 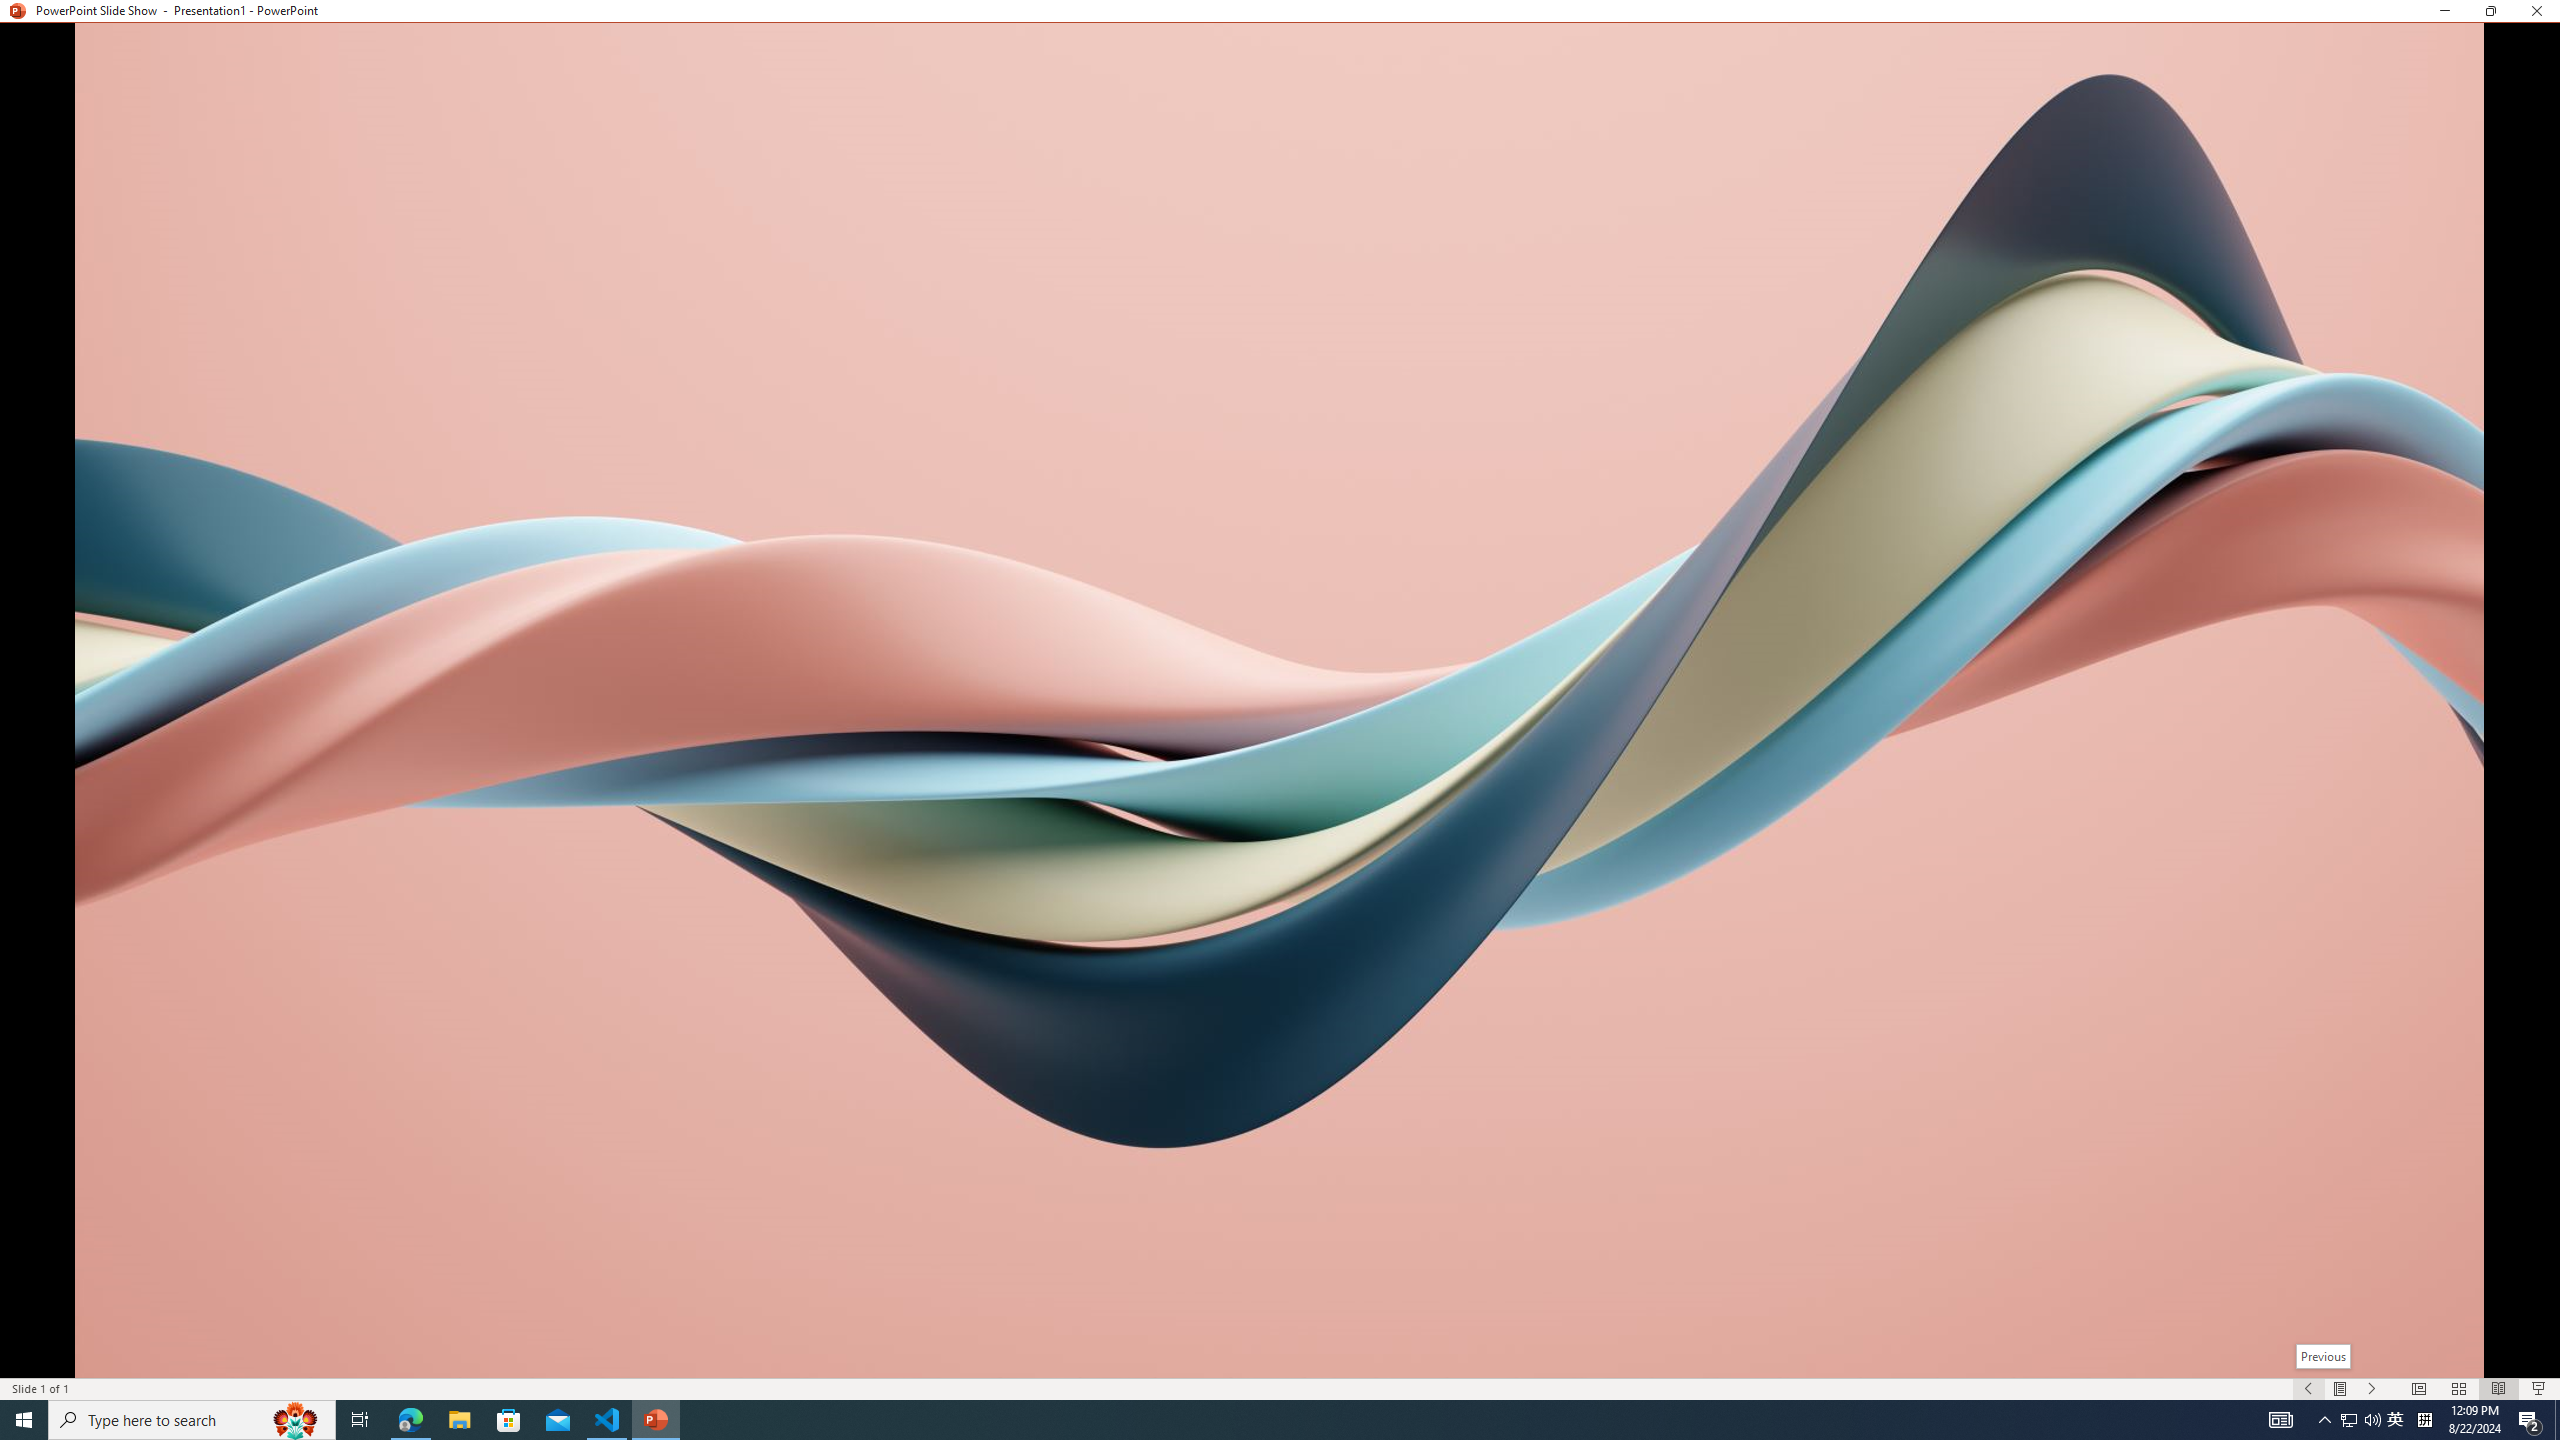 I want to click on 'Previous', so click(x=2323, y=1355).